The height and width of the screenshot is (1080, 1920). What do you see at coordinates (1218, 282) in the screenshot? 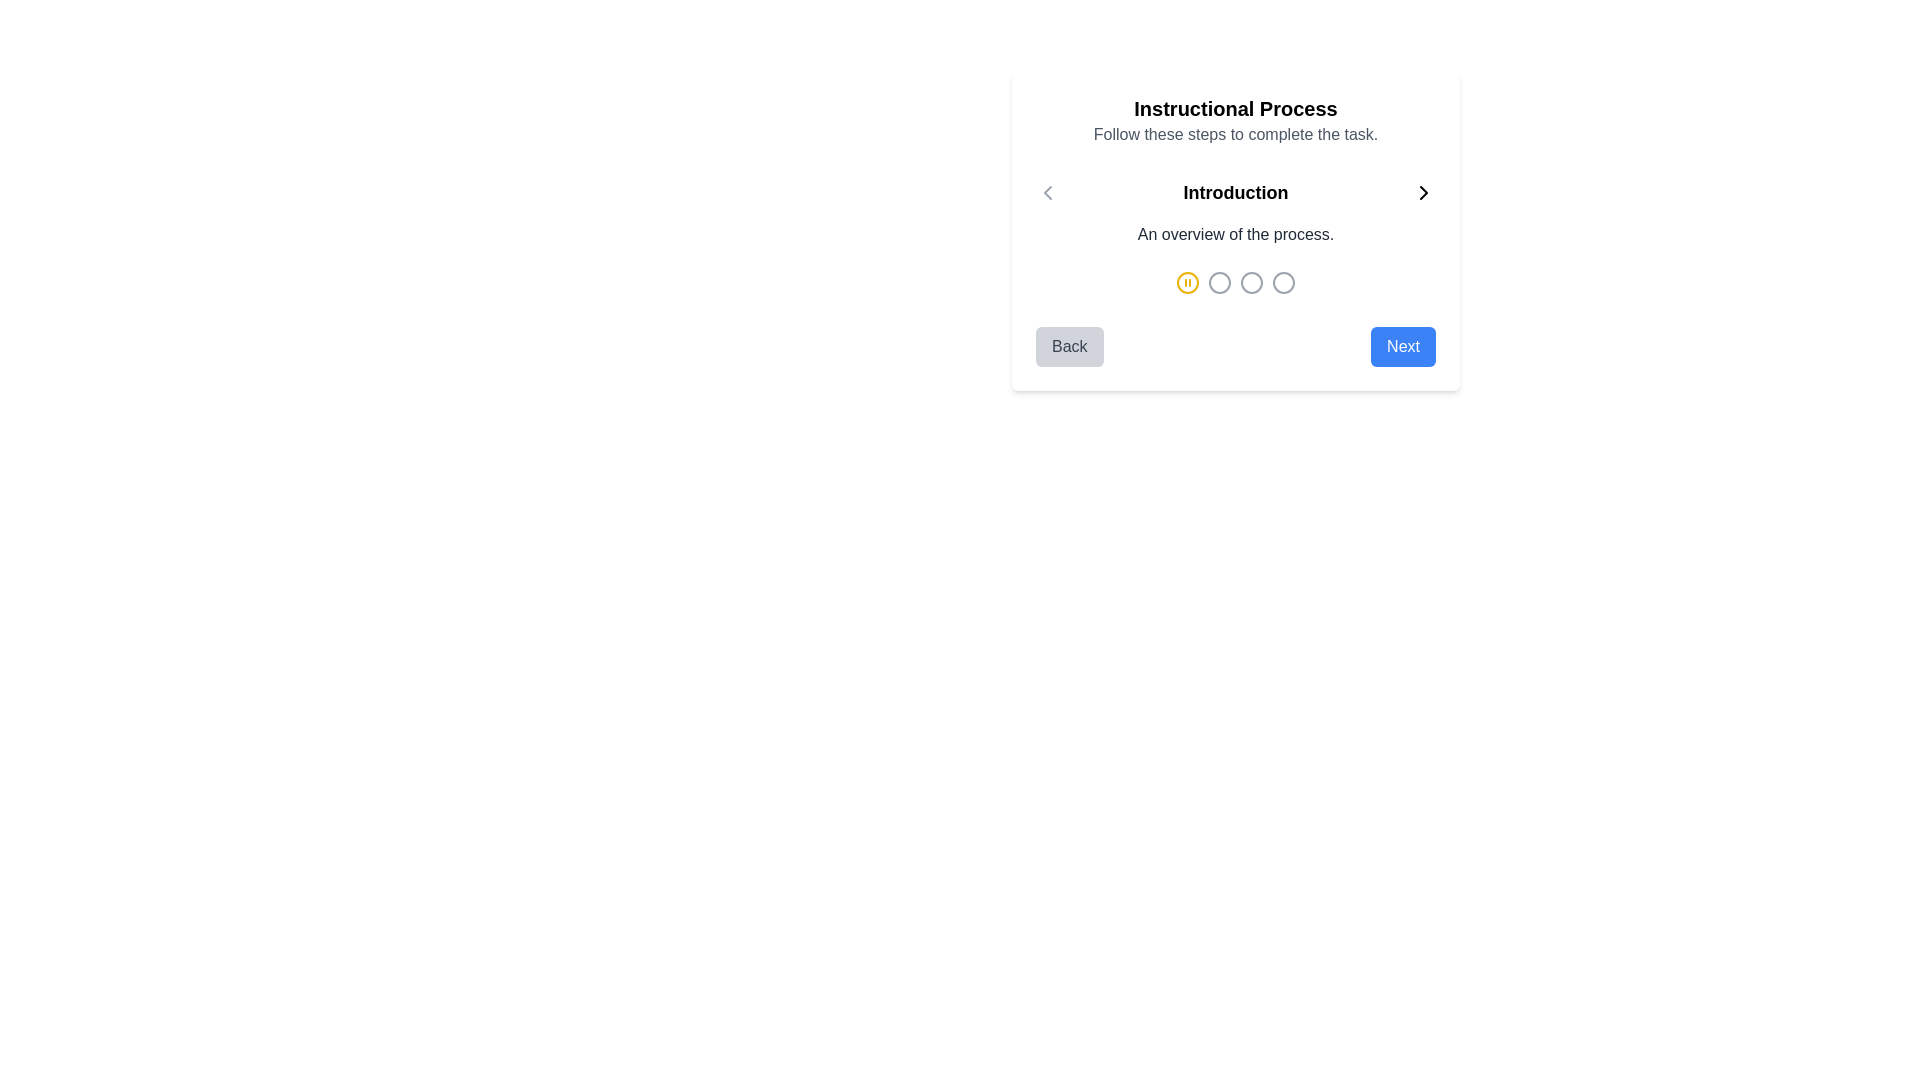
I see `the second circular progress indicator in the step indicator sequence below the title 'Instructional Process'` at bounding box center [1218, 282].